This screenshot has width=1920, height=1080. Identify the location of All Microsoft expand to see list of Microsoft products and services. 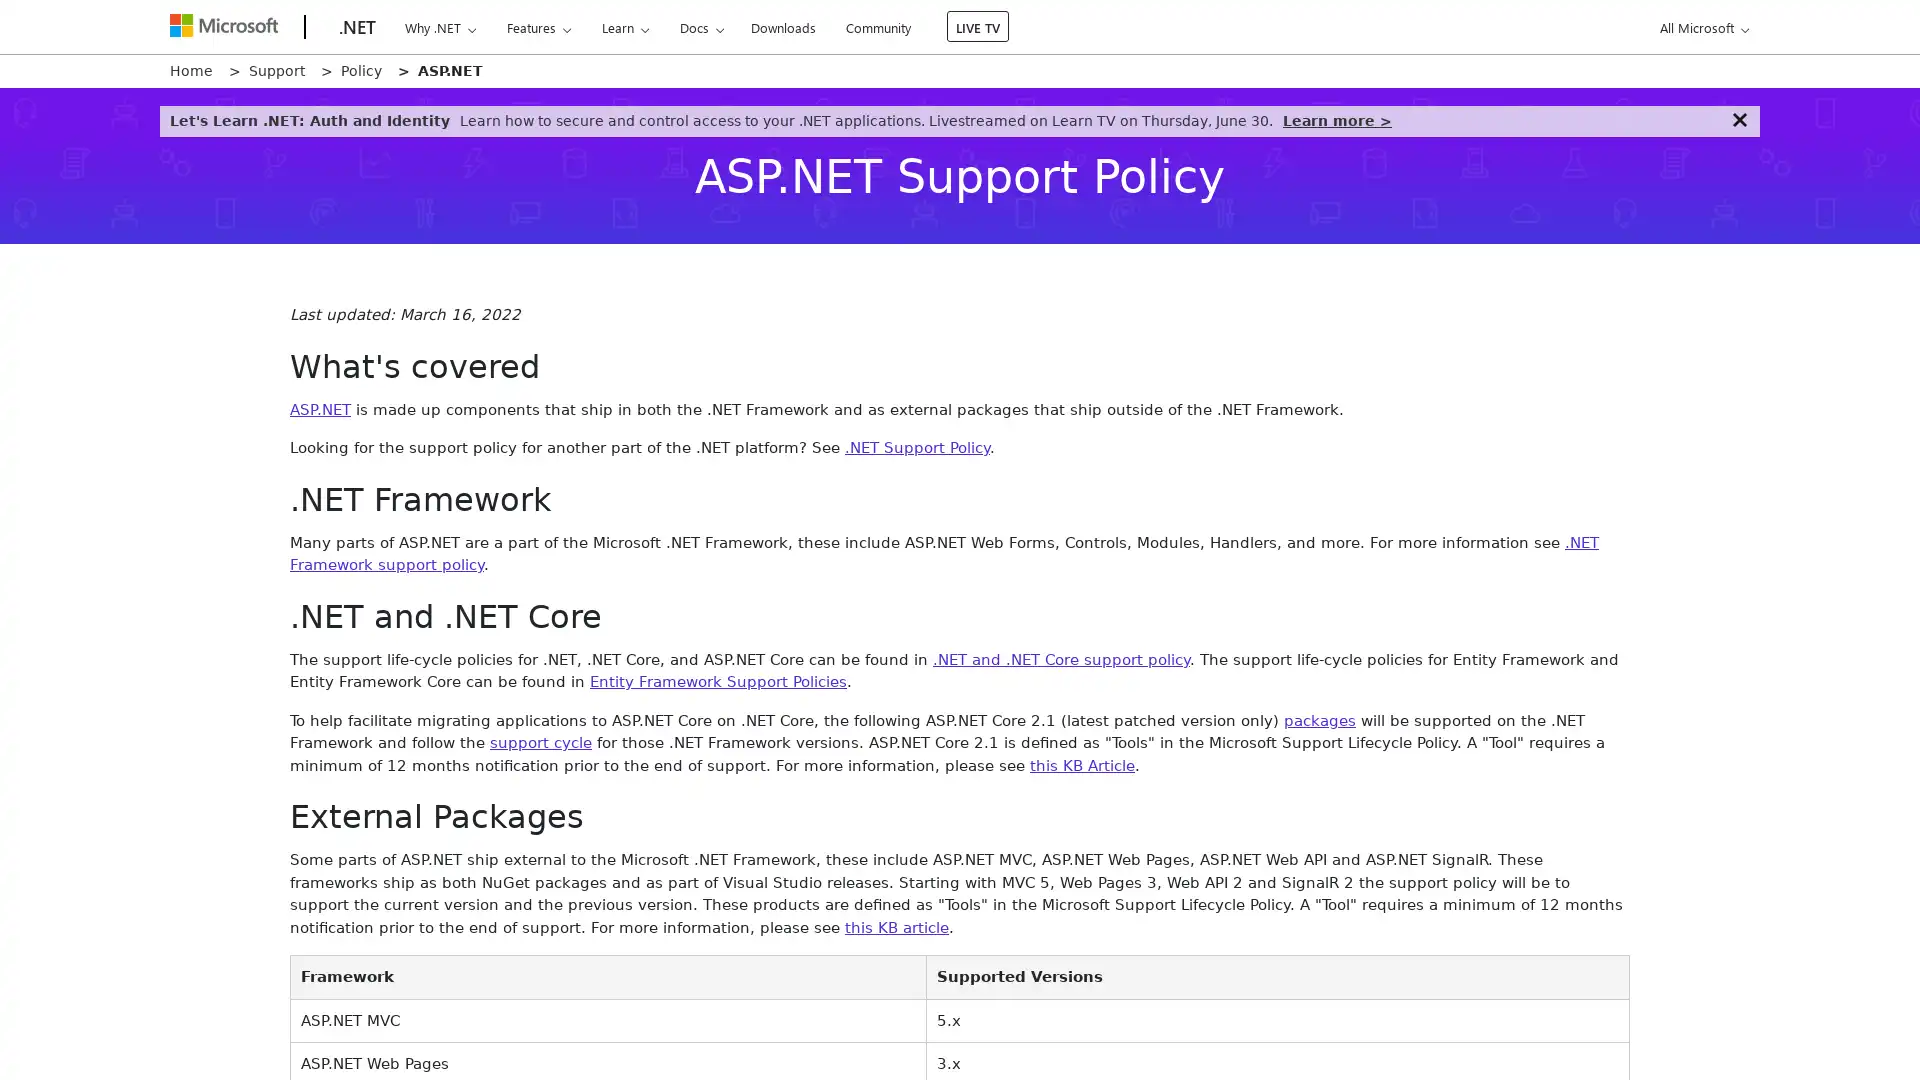
(1700, 27).